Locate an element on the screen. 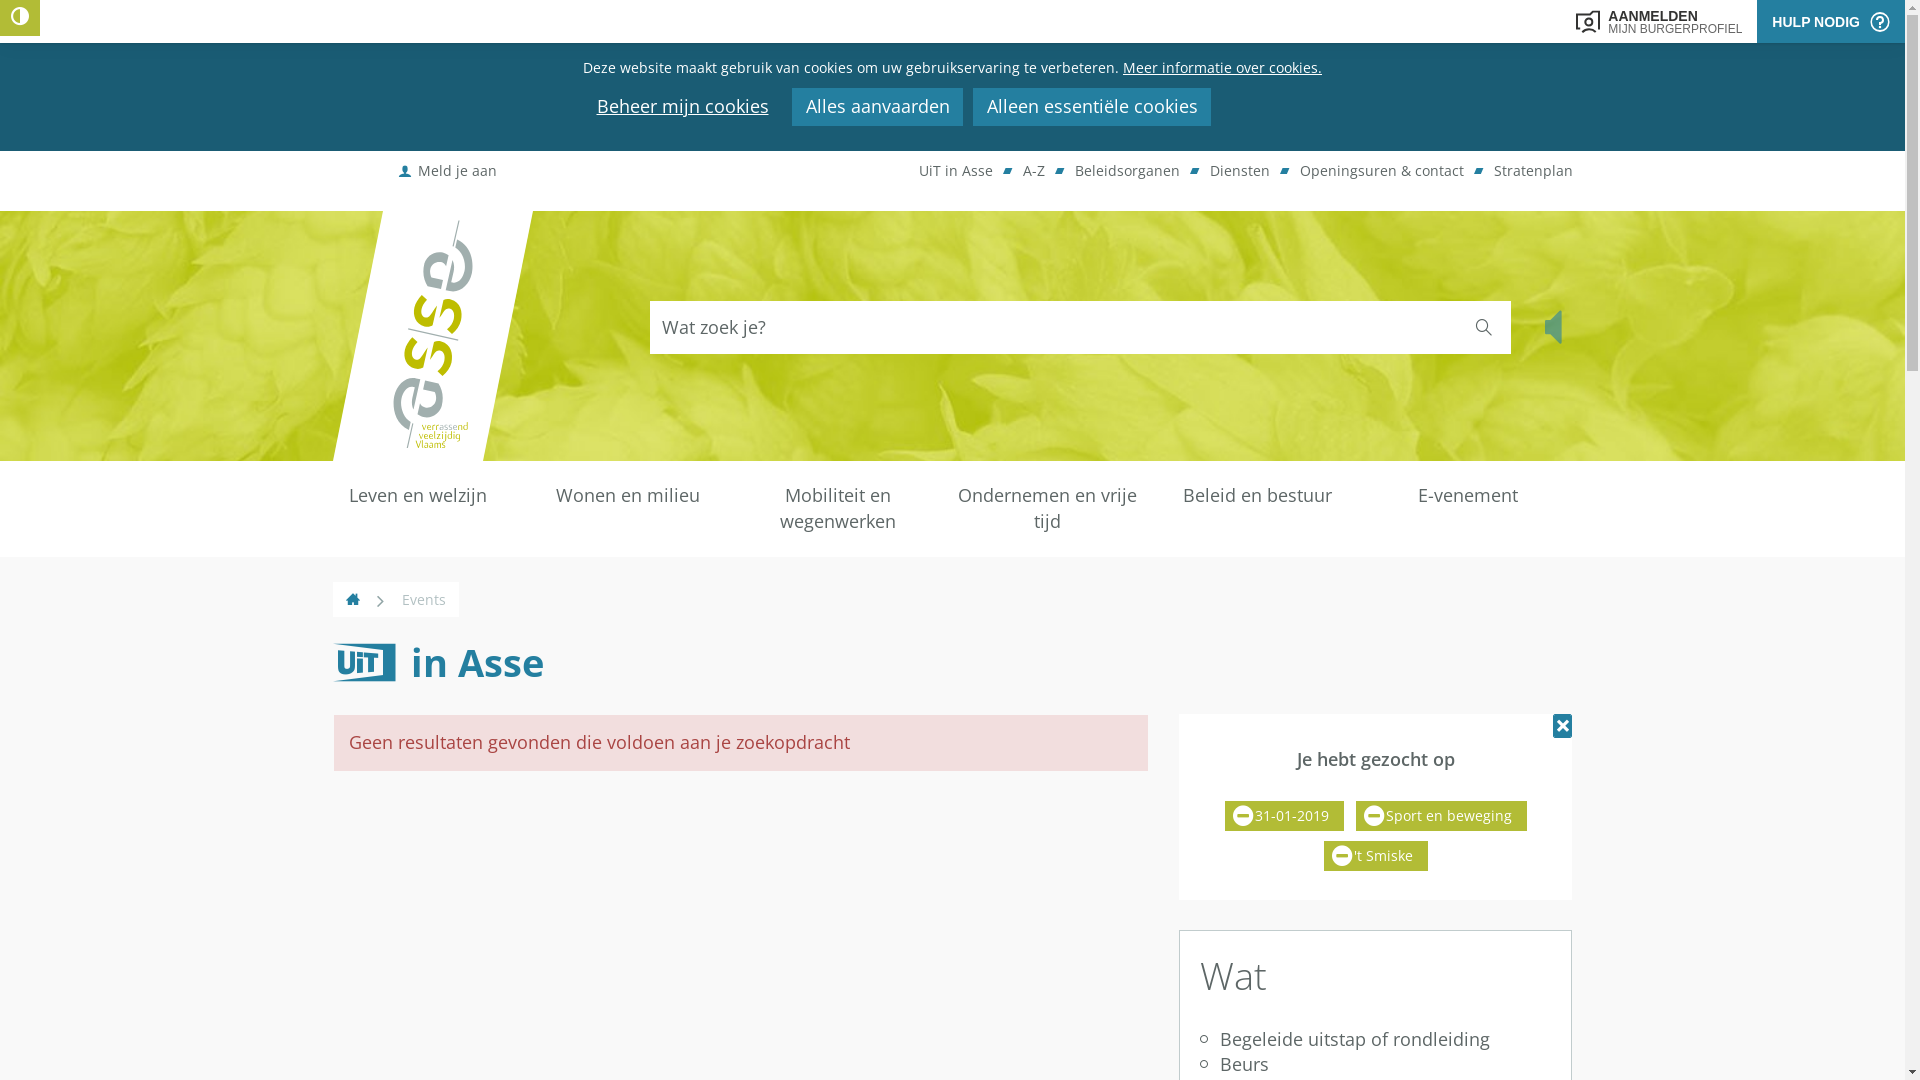 The height and width of the screenshot is (1080, 1920). 'Beurs' is located at coordinates (1200, 1063).